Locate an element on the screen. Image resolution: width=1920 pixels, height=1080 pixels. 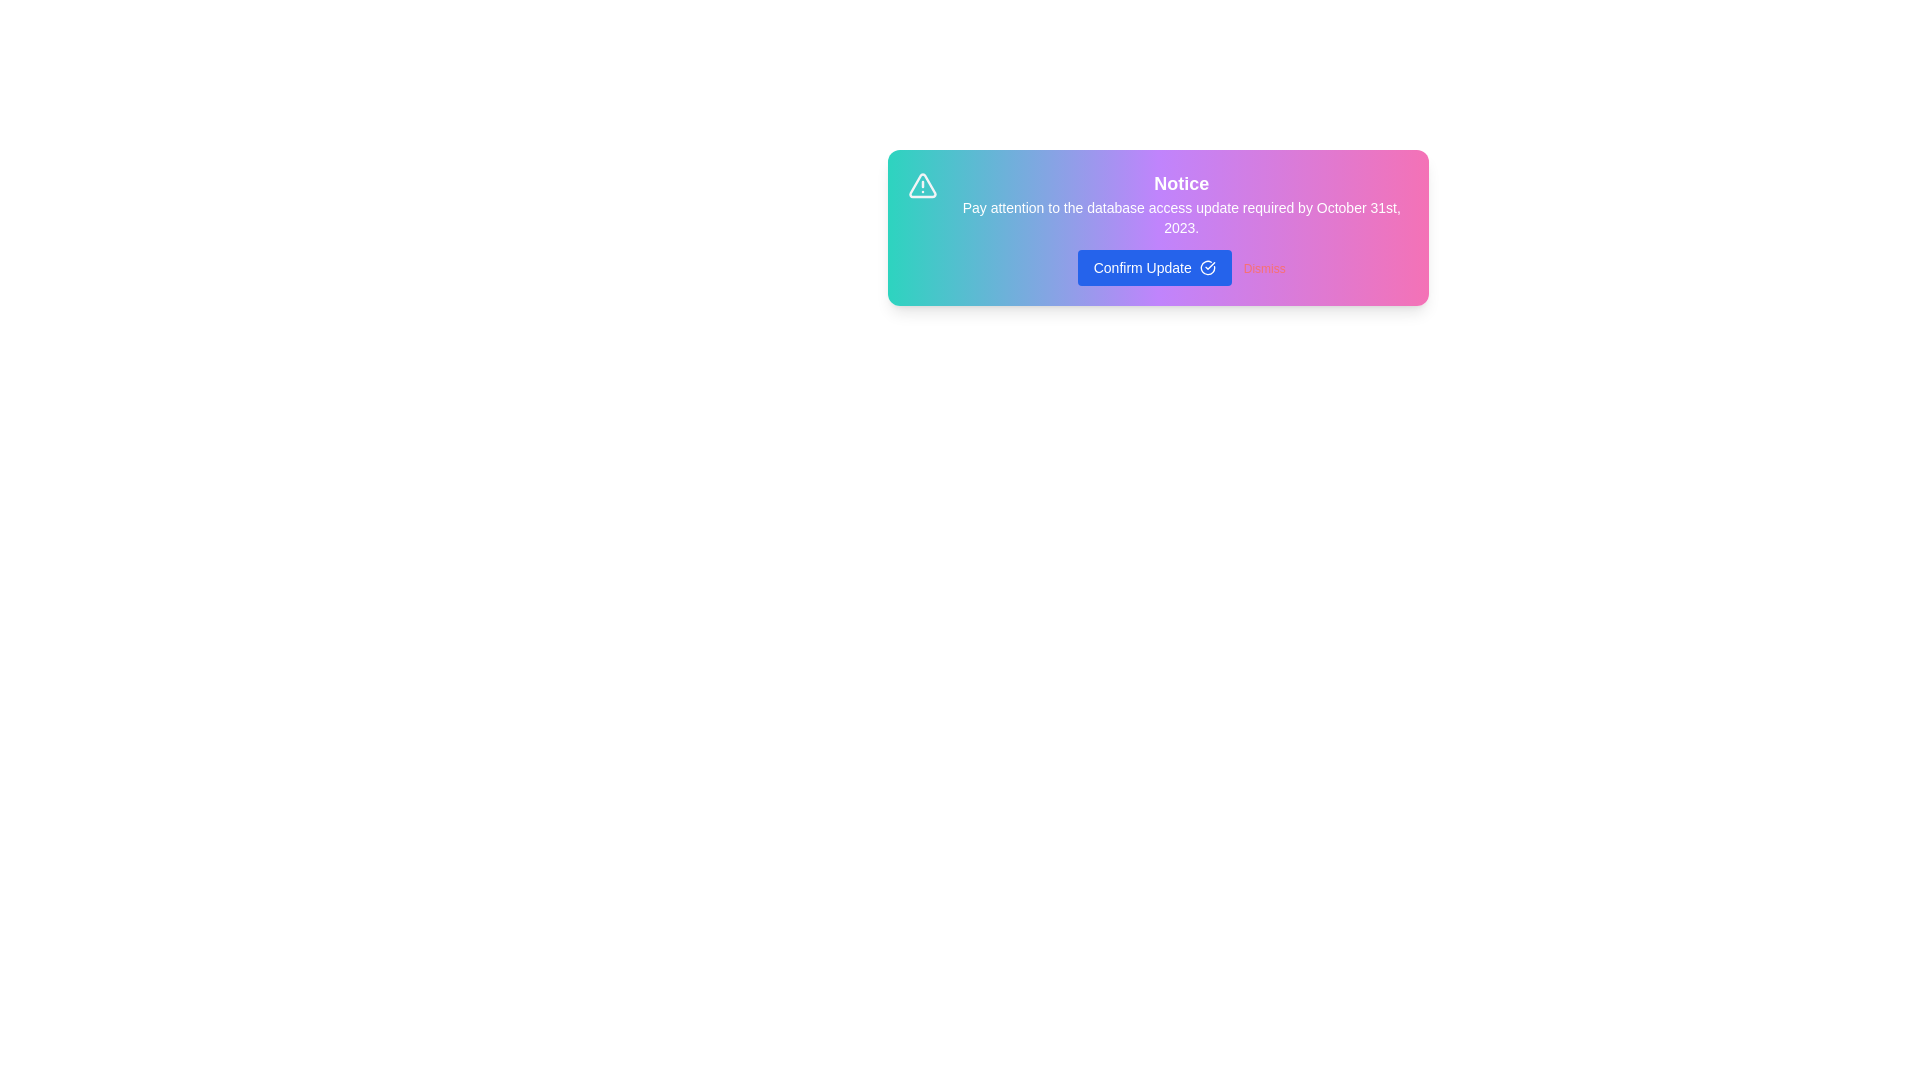
the word 'database' in the alert message is located at coordinates (999, 200).